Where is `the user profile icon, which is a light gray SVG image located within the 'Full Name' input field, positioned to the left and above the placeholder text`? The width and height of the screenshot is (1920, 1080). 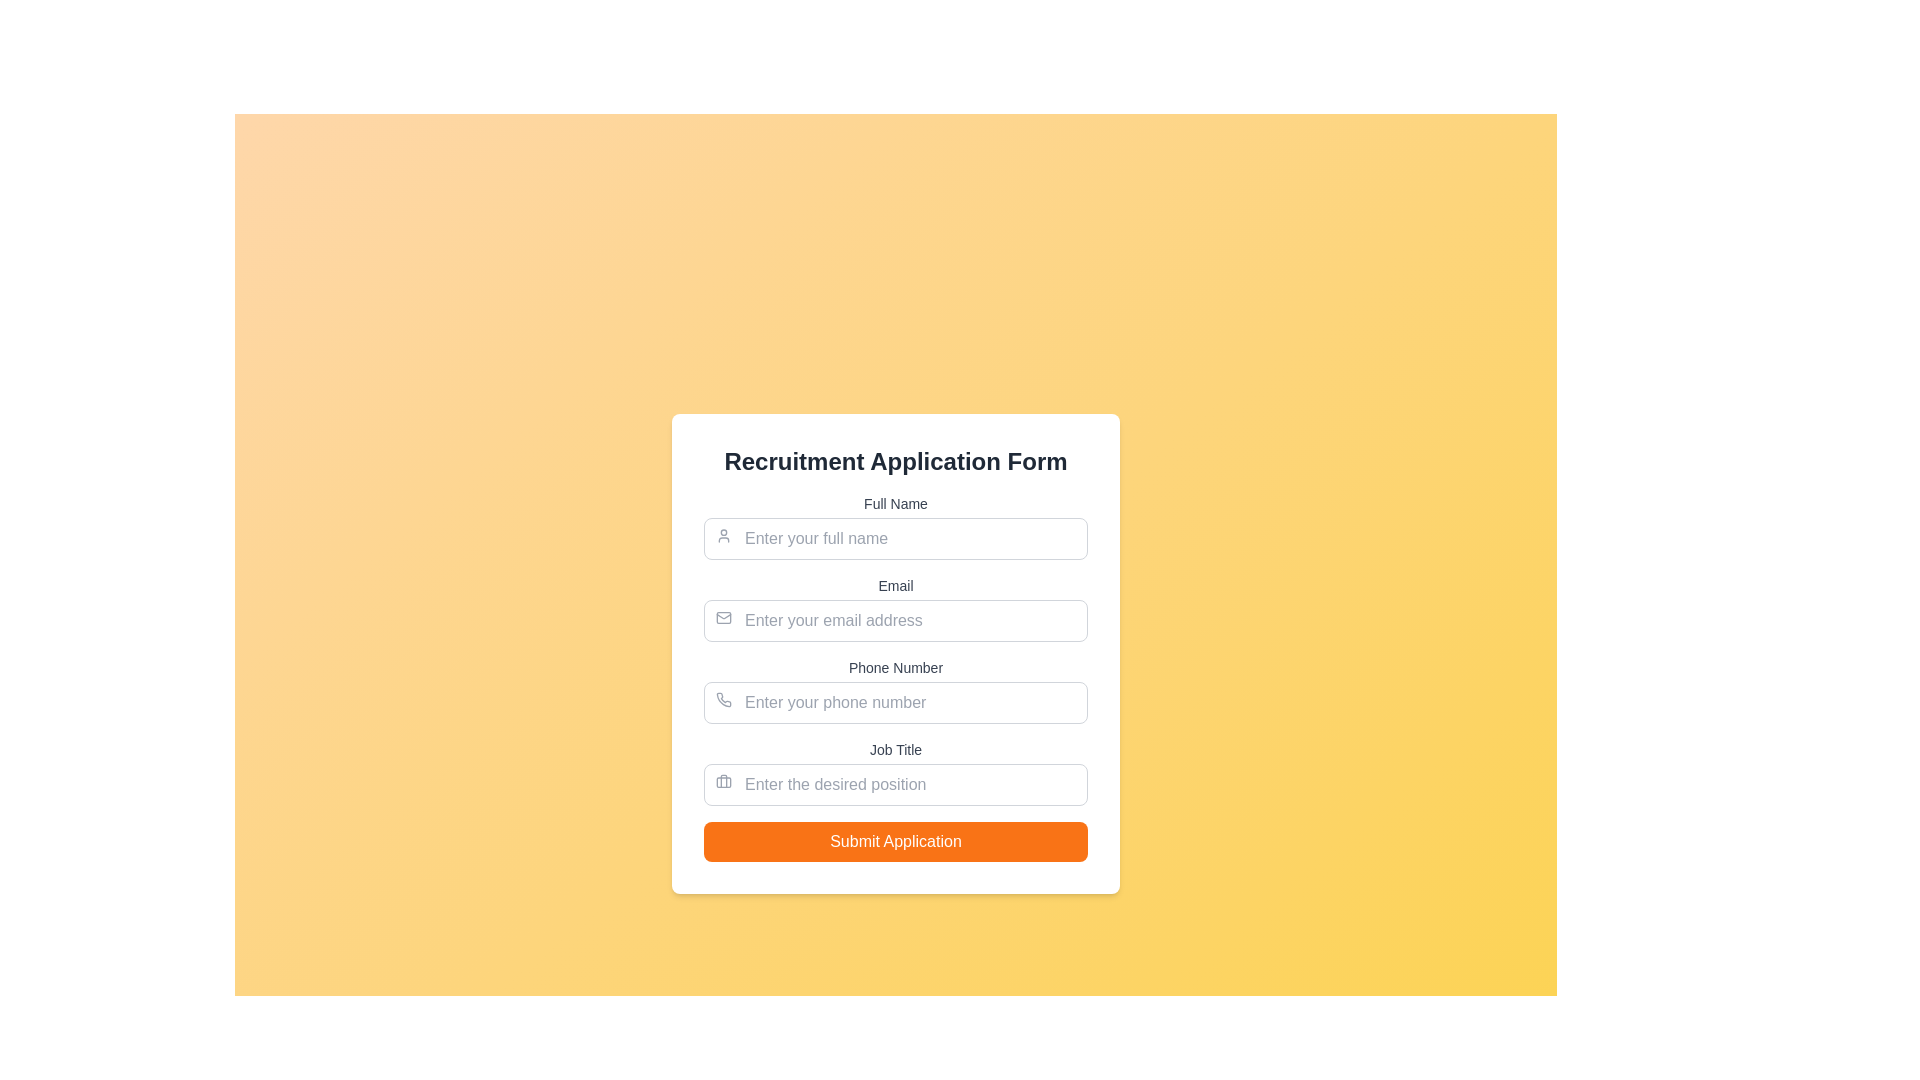
the user profile icon, which is a light gray SVG image located within the 'Full Name' input field, positioned to the left and above the placeholder text is located at coordinates (723, 535).